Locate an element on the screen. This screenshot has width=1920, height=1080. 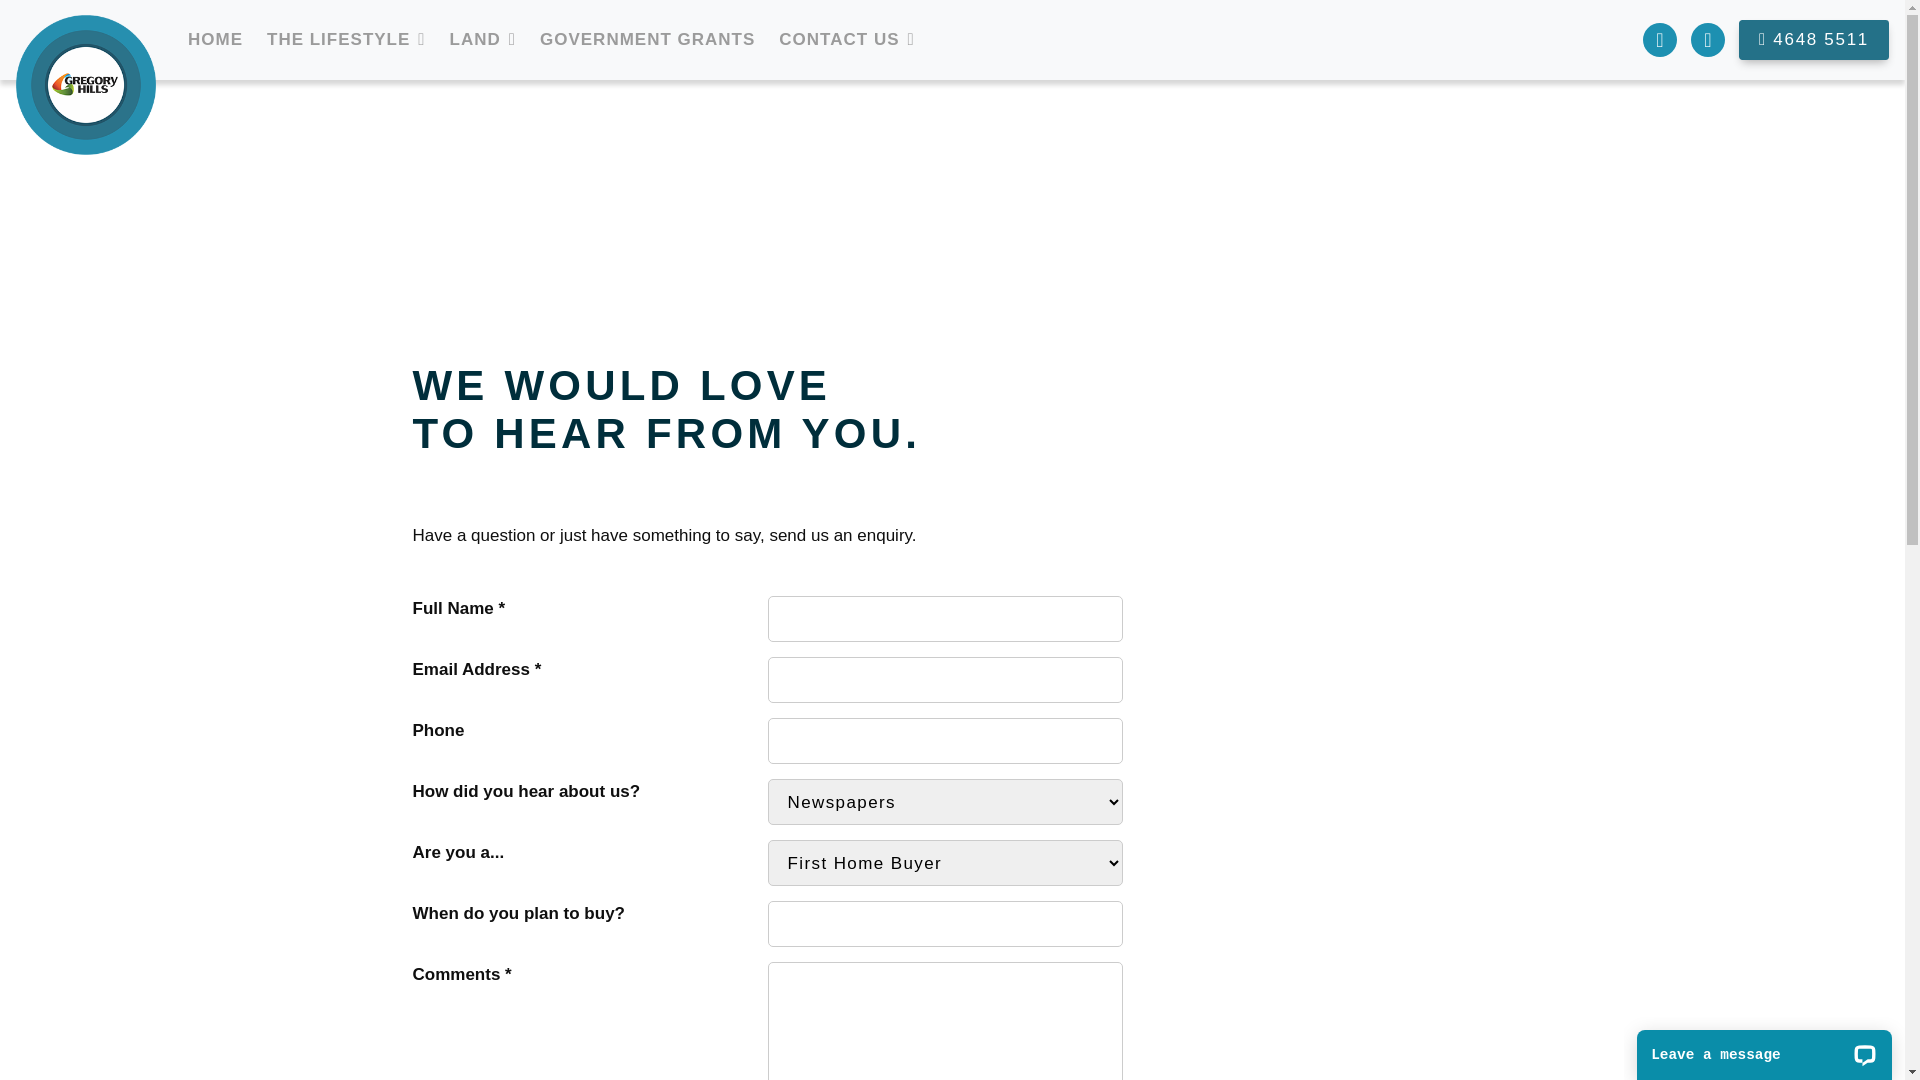
'THE LIFESTYLE' is located at coordinates (338, 39).